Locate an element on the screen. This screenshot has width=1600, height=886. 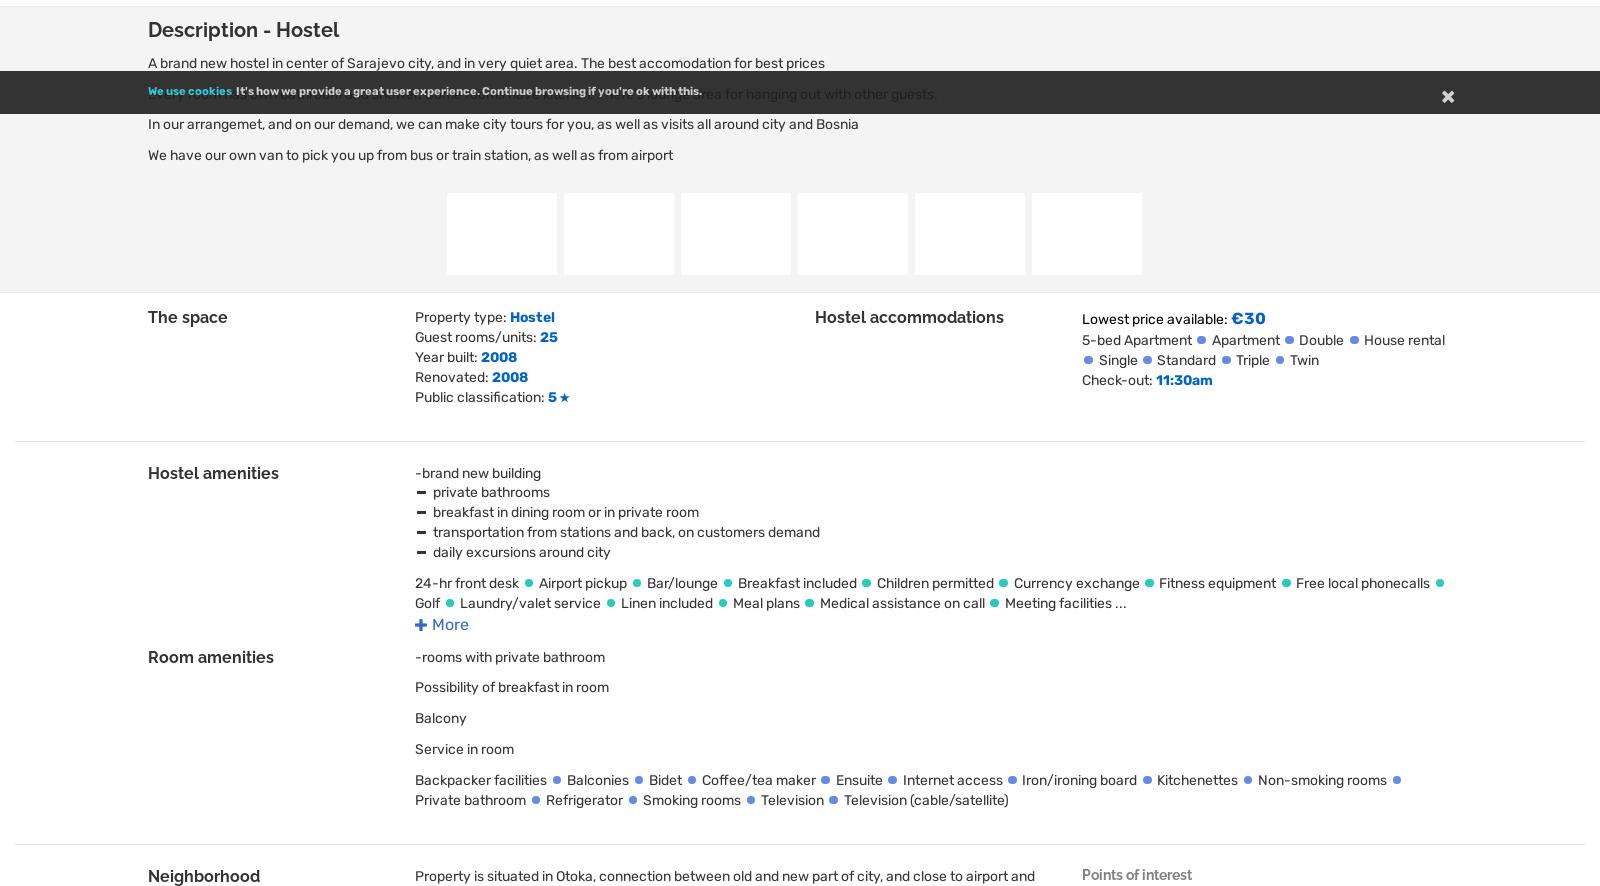
'Apartment' is located at coordinates (1243, 338).